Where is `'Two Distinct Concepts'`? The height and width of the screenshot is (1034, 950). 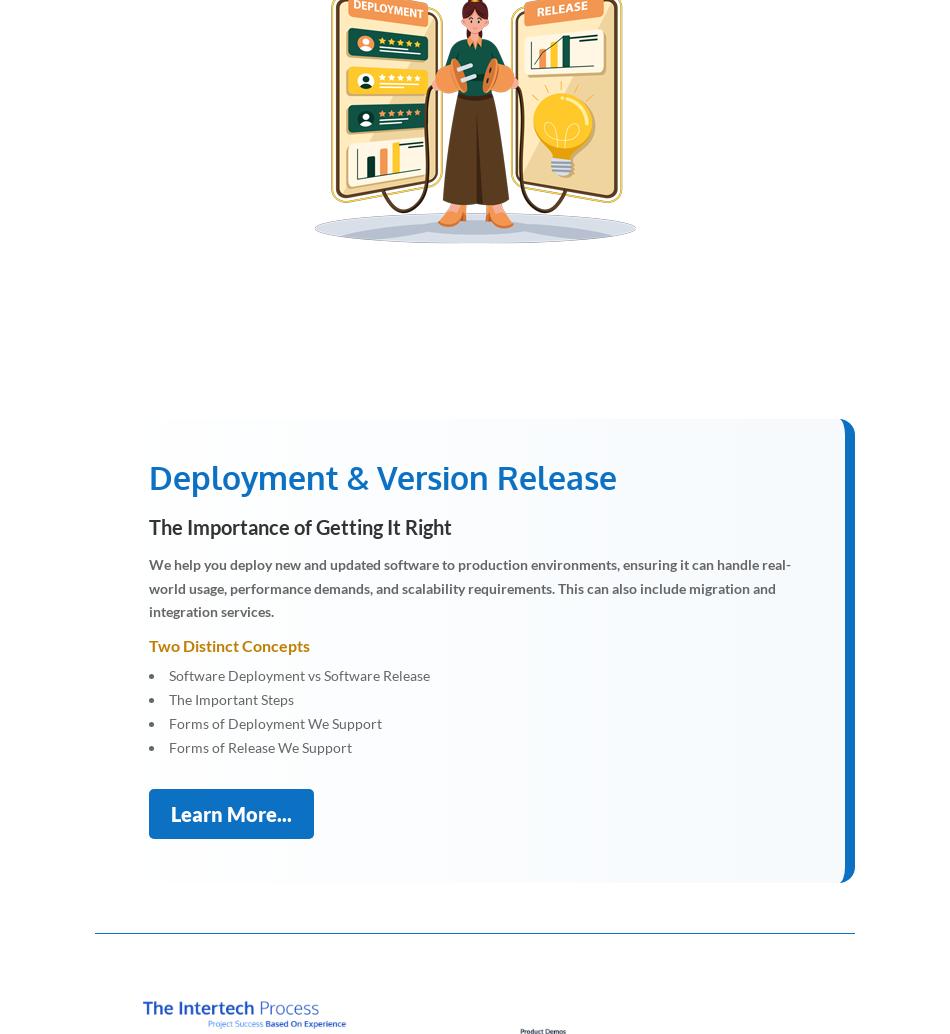
'Two Distinct Concepts' is located at coordinates (148, 645).